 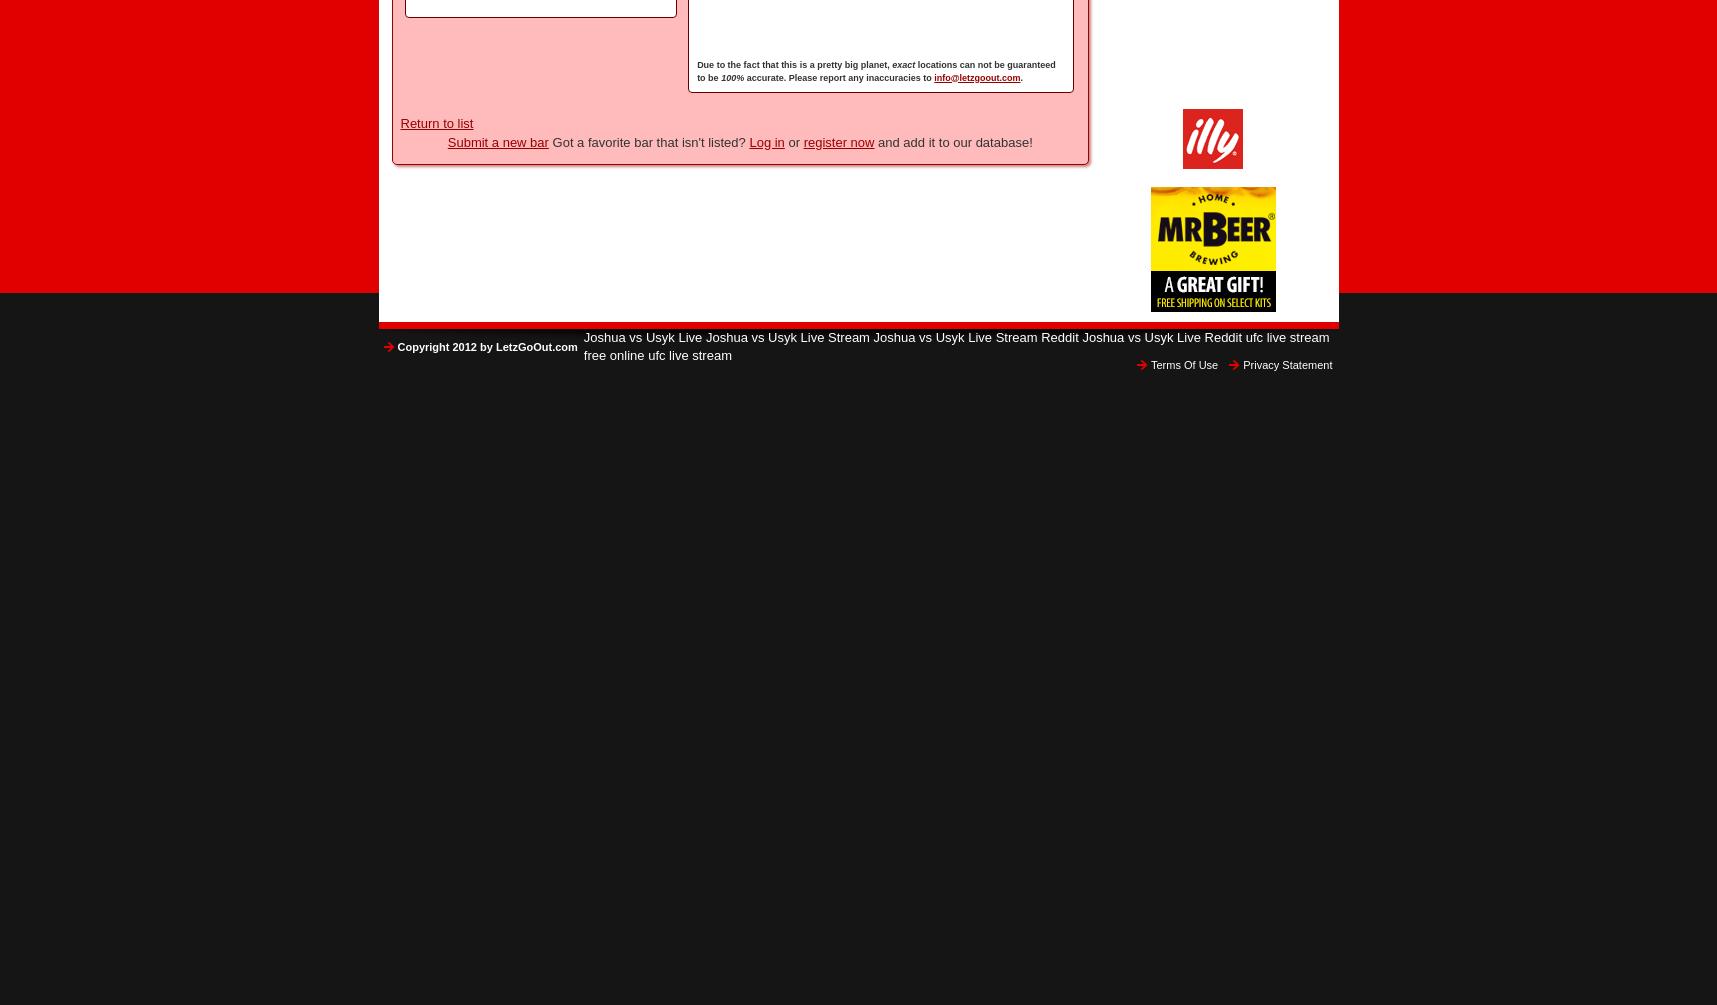 I want to click on 'Privacy Statement', so click(x=1287, y=364).